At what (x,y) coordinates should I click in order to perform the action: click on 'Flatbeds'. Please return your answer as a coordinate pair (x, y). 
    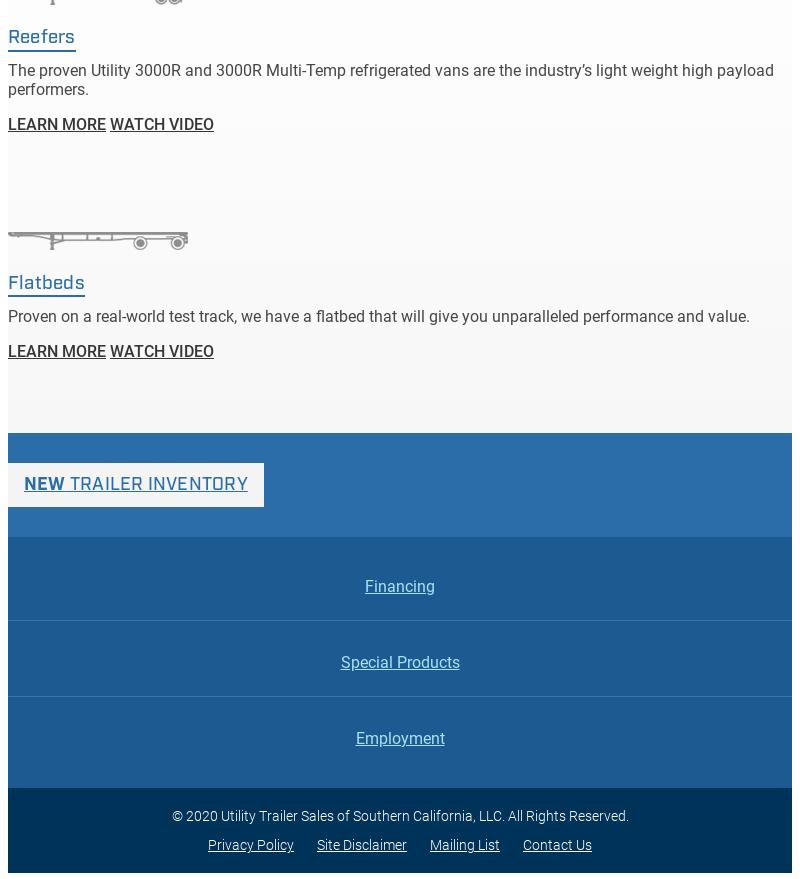
    Looking at the image, I should click on (45, 283).